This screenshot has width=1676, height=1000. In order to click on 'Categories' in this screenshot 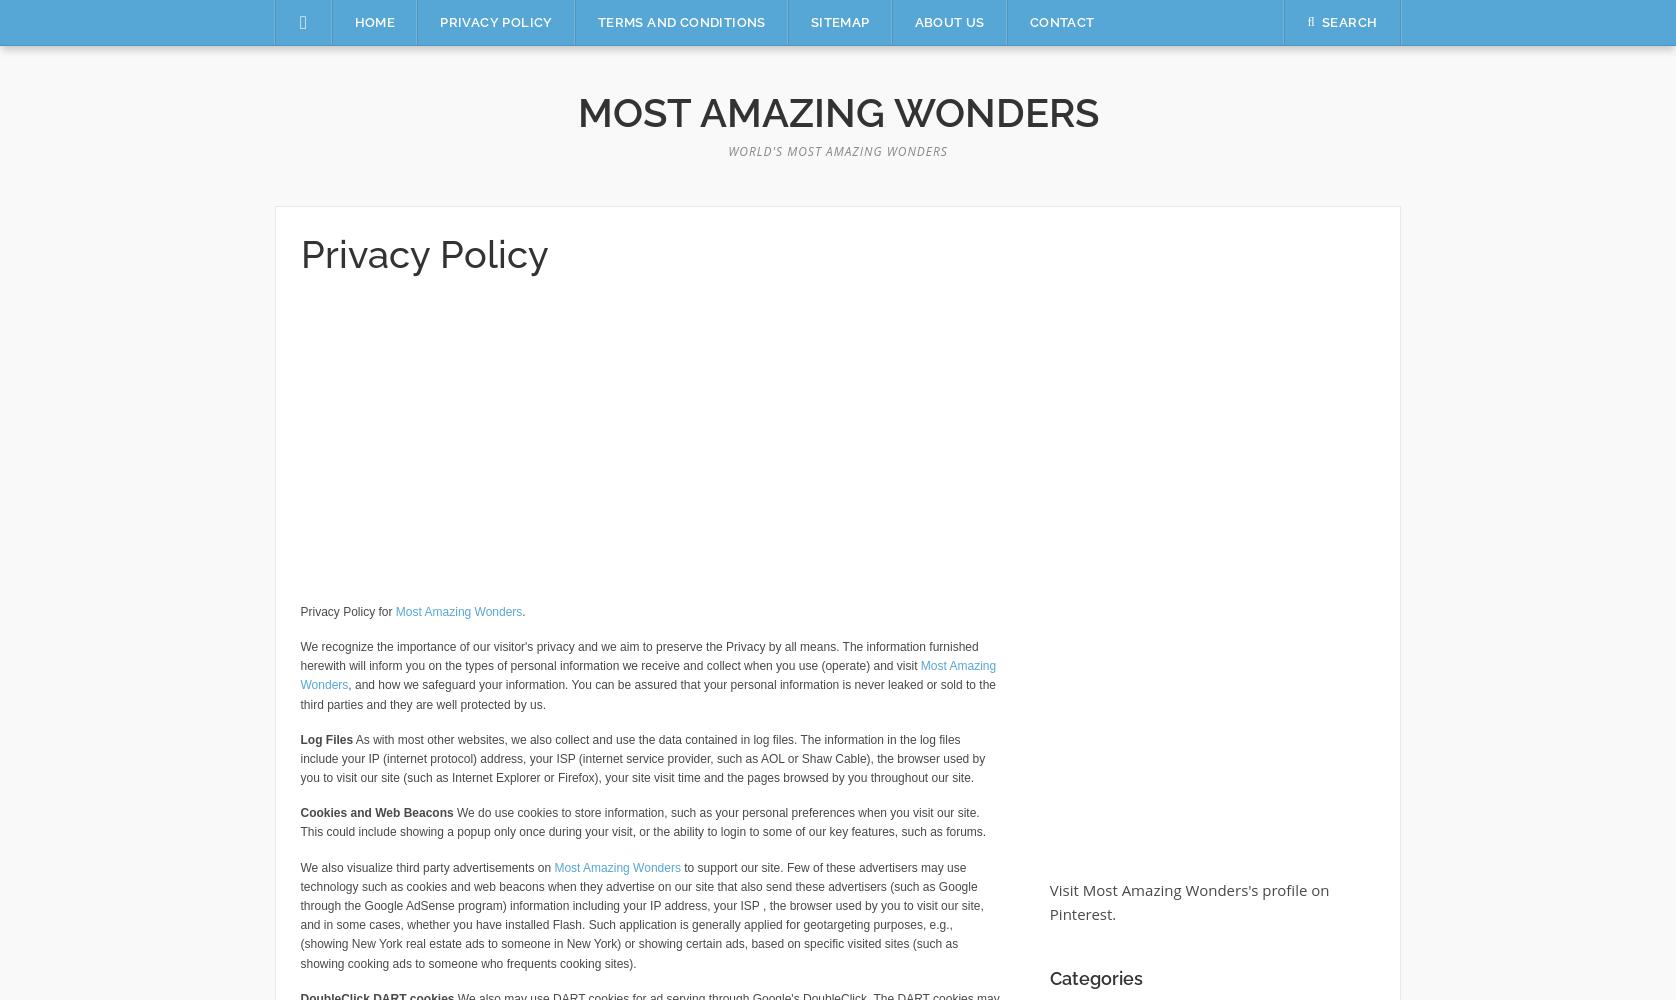, I will do `click(1094, 977)`.